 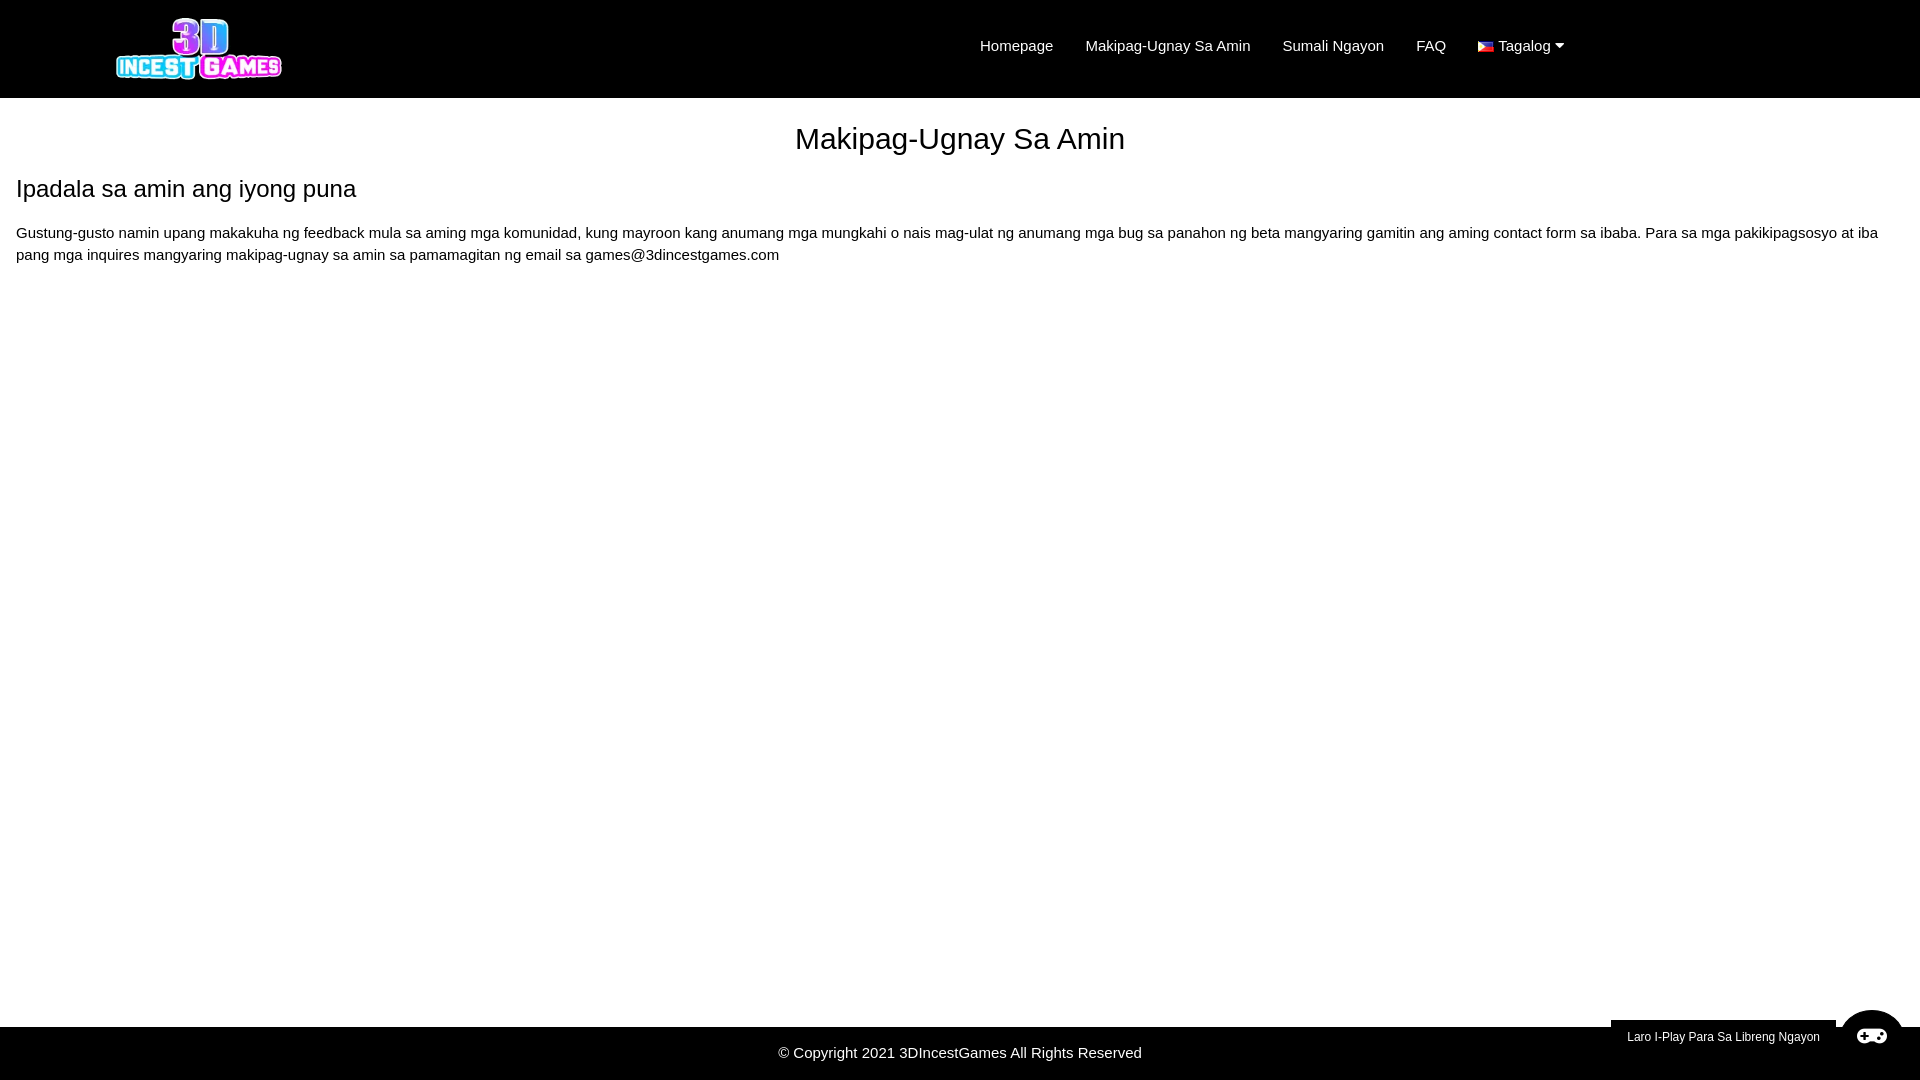 I want to click on 'Tagalog', so click(x=1528, y=45).